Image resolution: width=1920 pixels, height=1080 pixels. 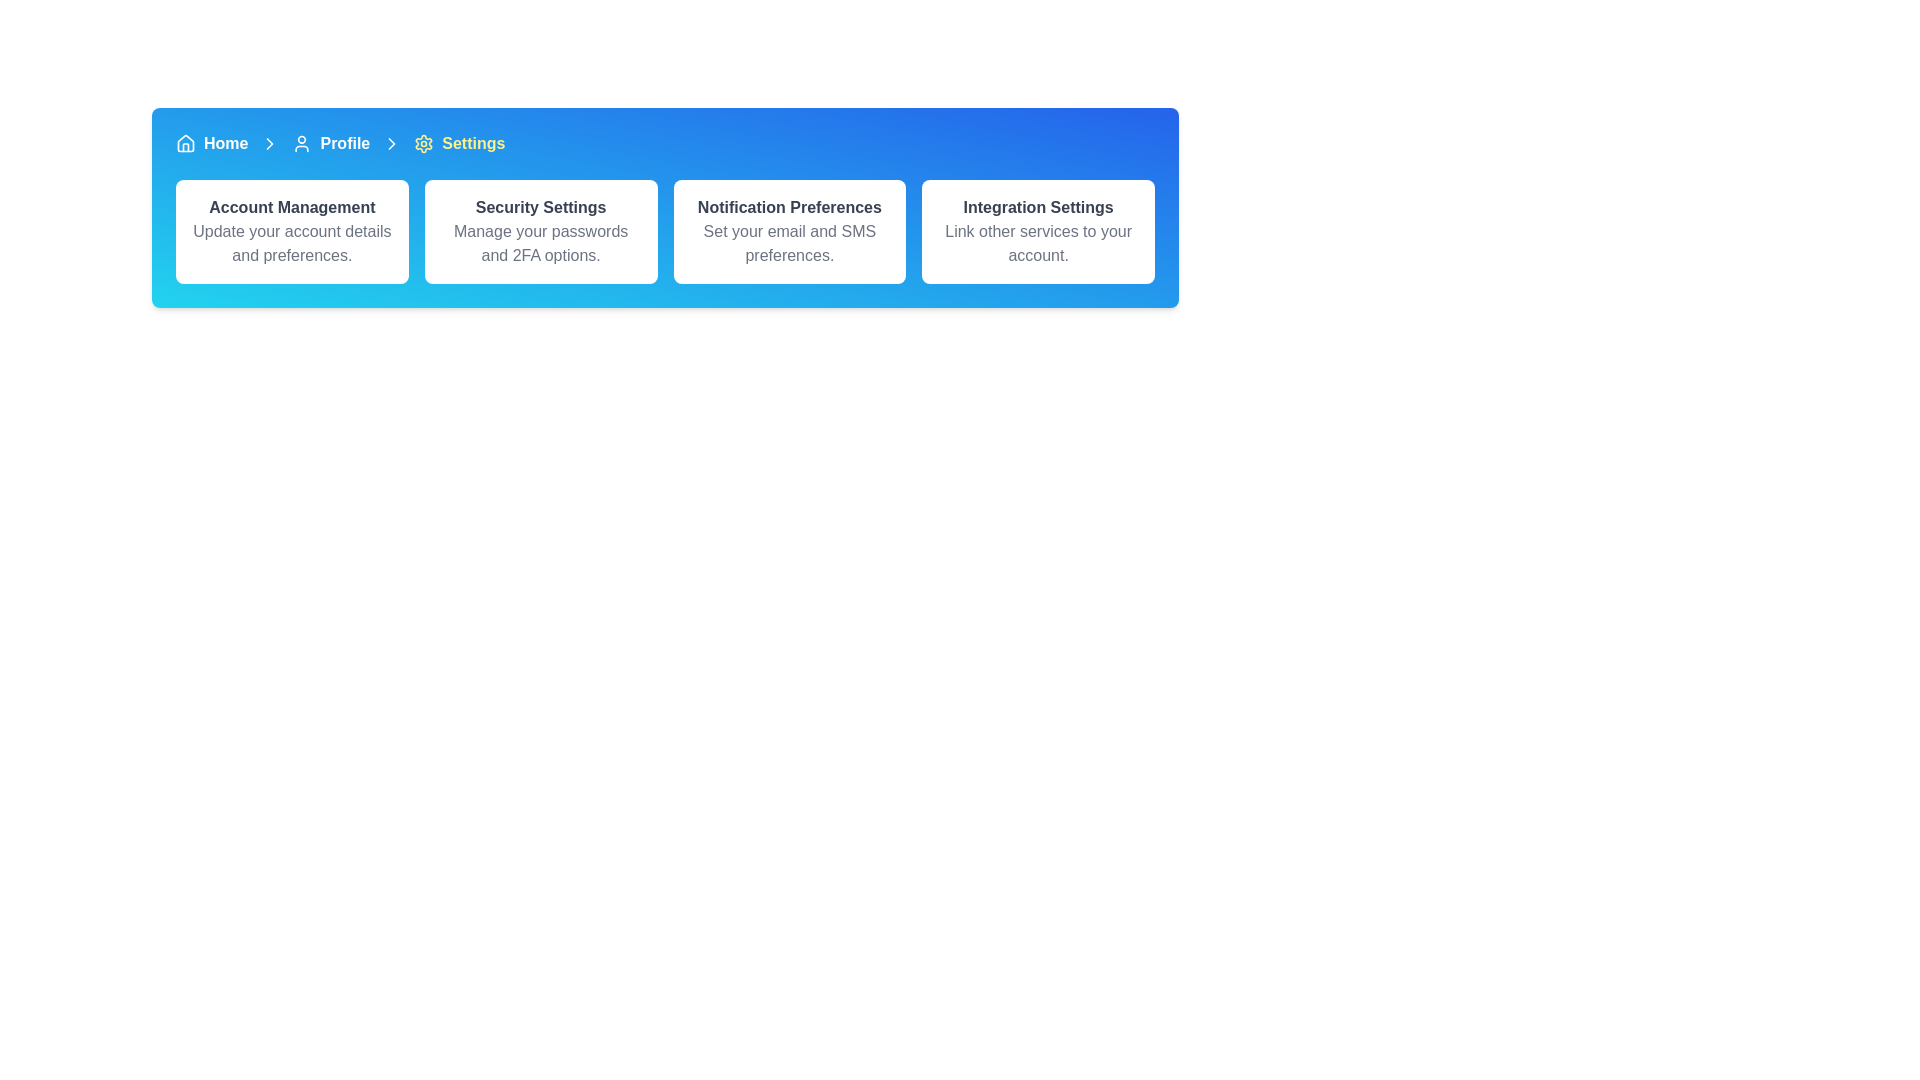 I want to click on the Informational Card located at the top-center section of the interface, so click(x=291, y=230).